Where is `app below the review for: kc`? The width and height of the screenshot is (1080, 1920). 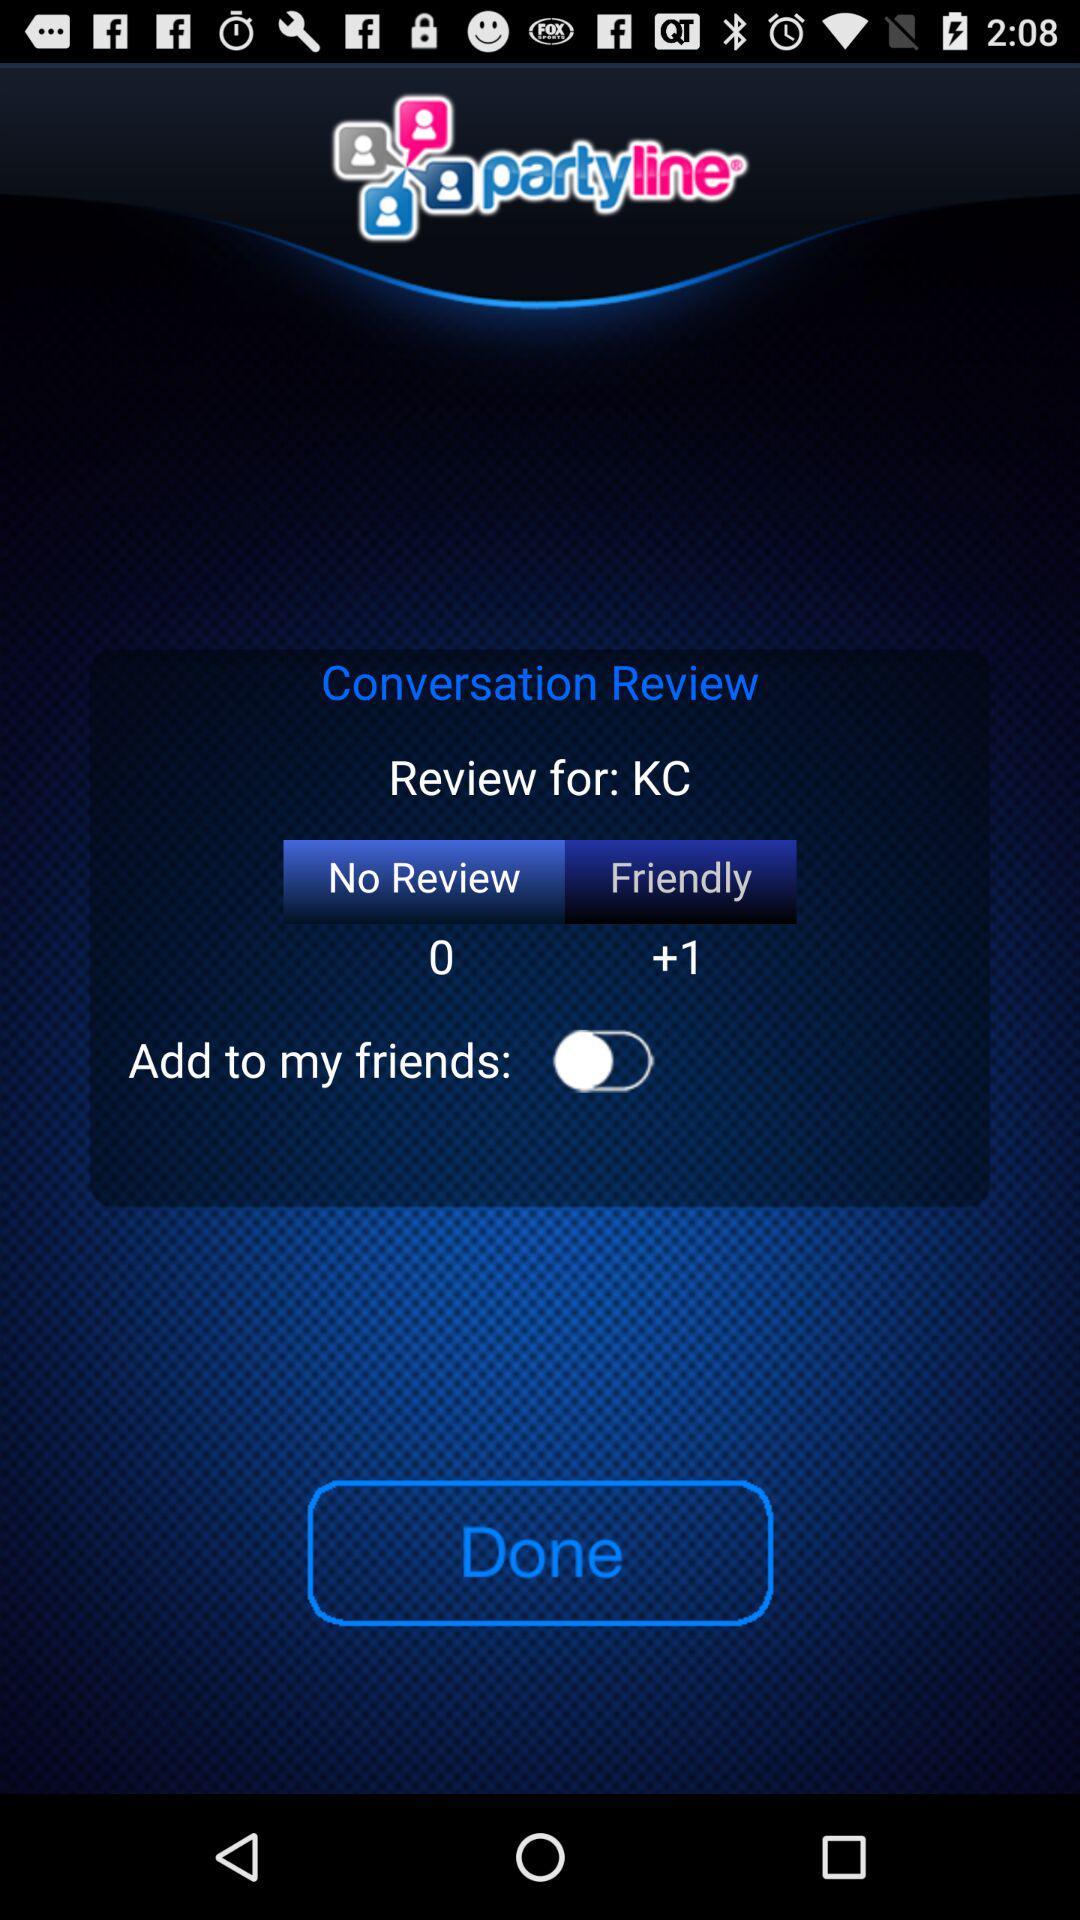 app below the review for: kc is located at coordinates (679, 881).